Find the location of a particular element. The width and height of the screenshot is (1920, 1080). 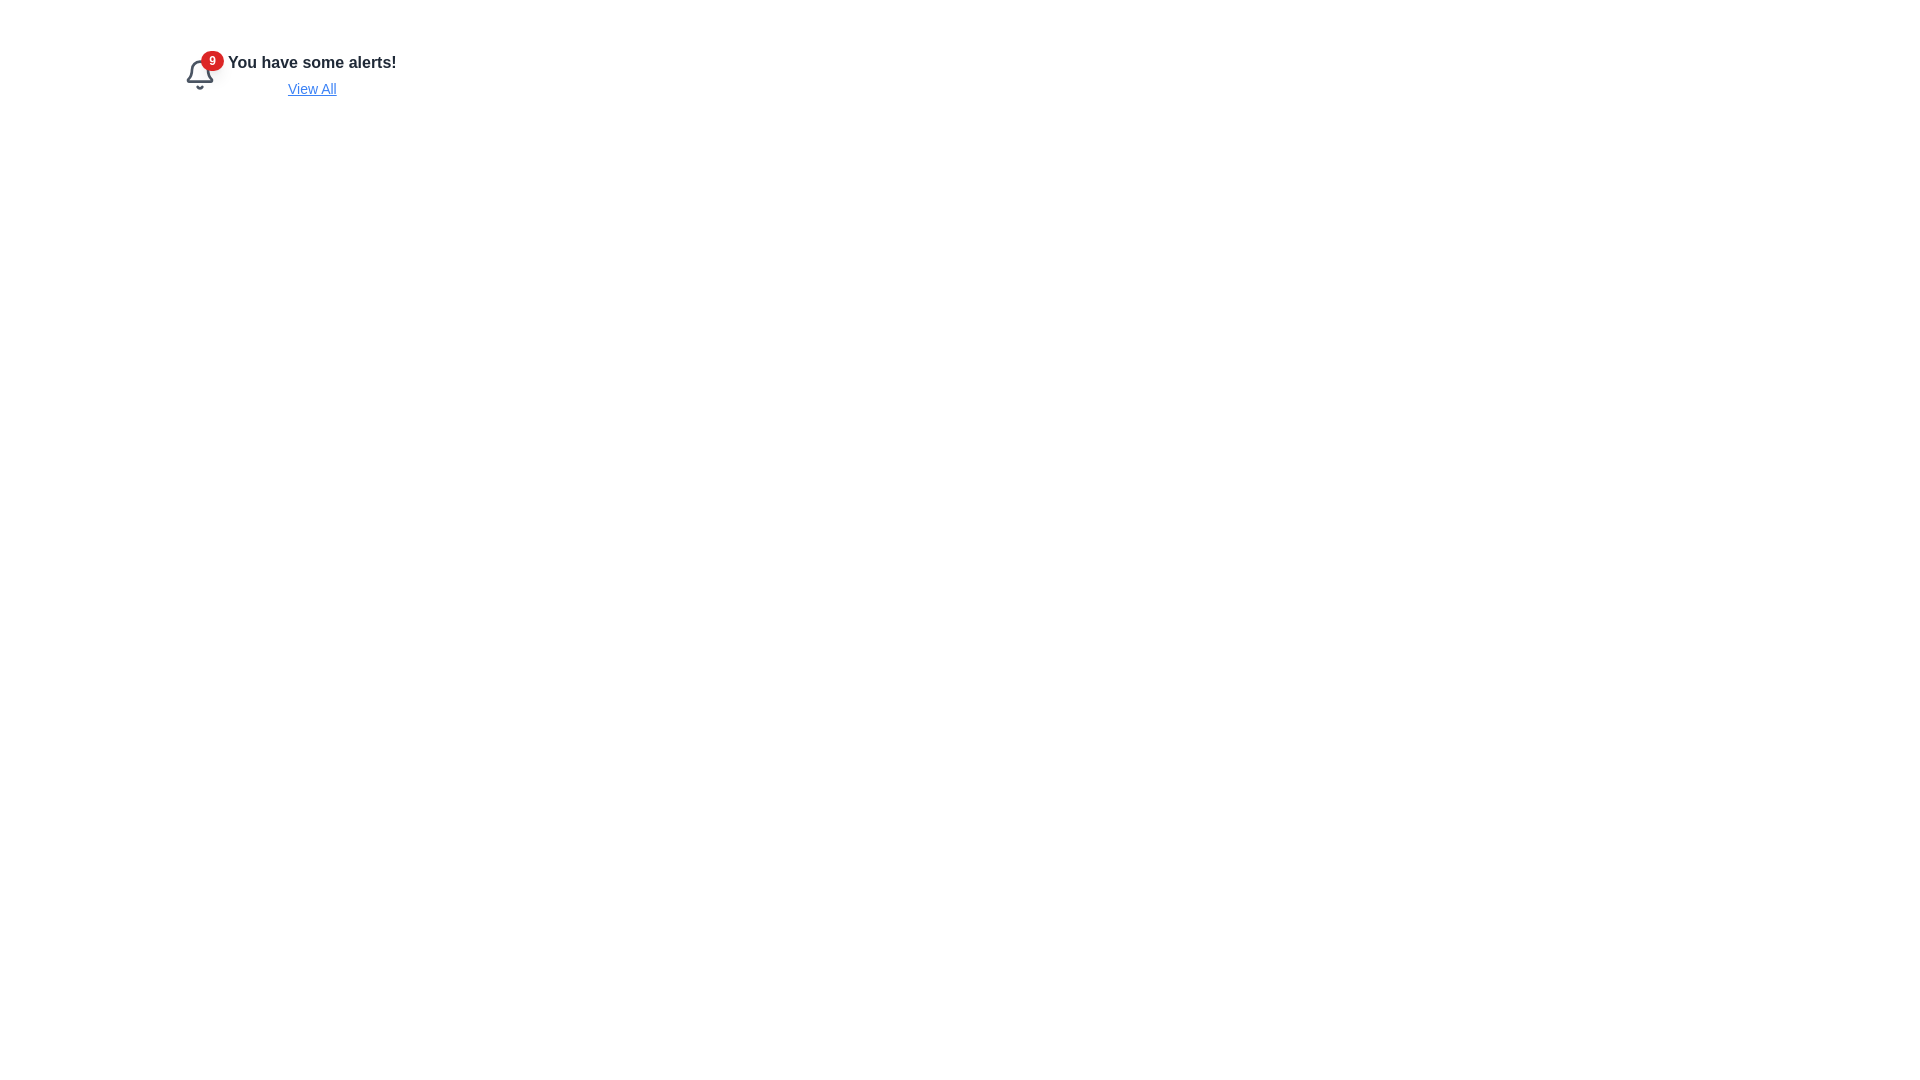

the static text element that reads 'You have some alerts!', which is styled in bold and larger font, positioned above the 'View All' link is located at coordinates (311, 61).